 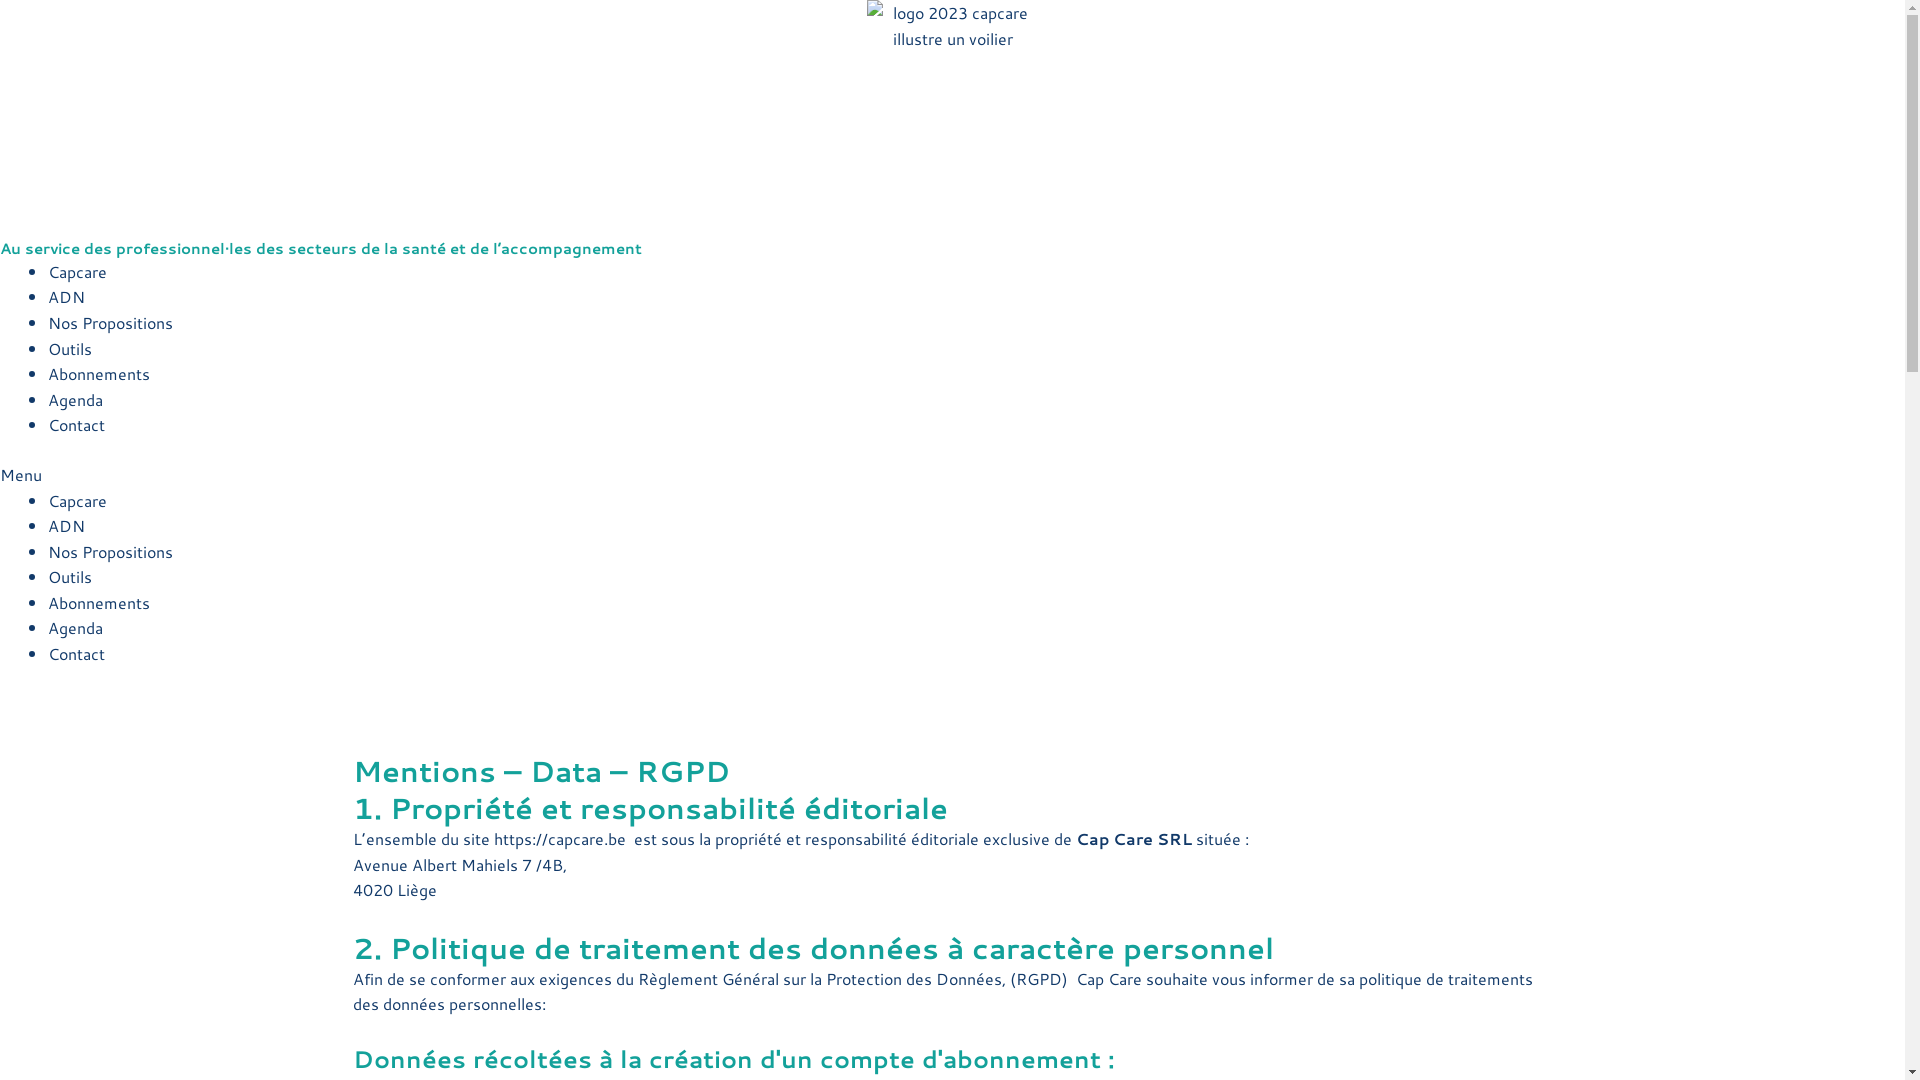 What do you see at coordinates (76, 653) in the screenshot?
I see `'Contact'` at bounding box center [76, 653].